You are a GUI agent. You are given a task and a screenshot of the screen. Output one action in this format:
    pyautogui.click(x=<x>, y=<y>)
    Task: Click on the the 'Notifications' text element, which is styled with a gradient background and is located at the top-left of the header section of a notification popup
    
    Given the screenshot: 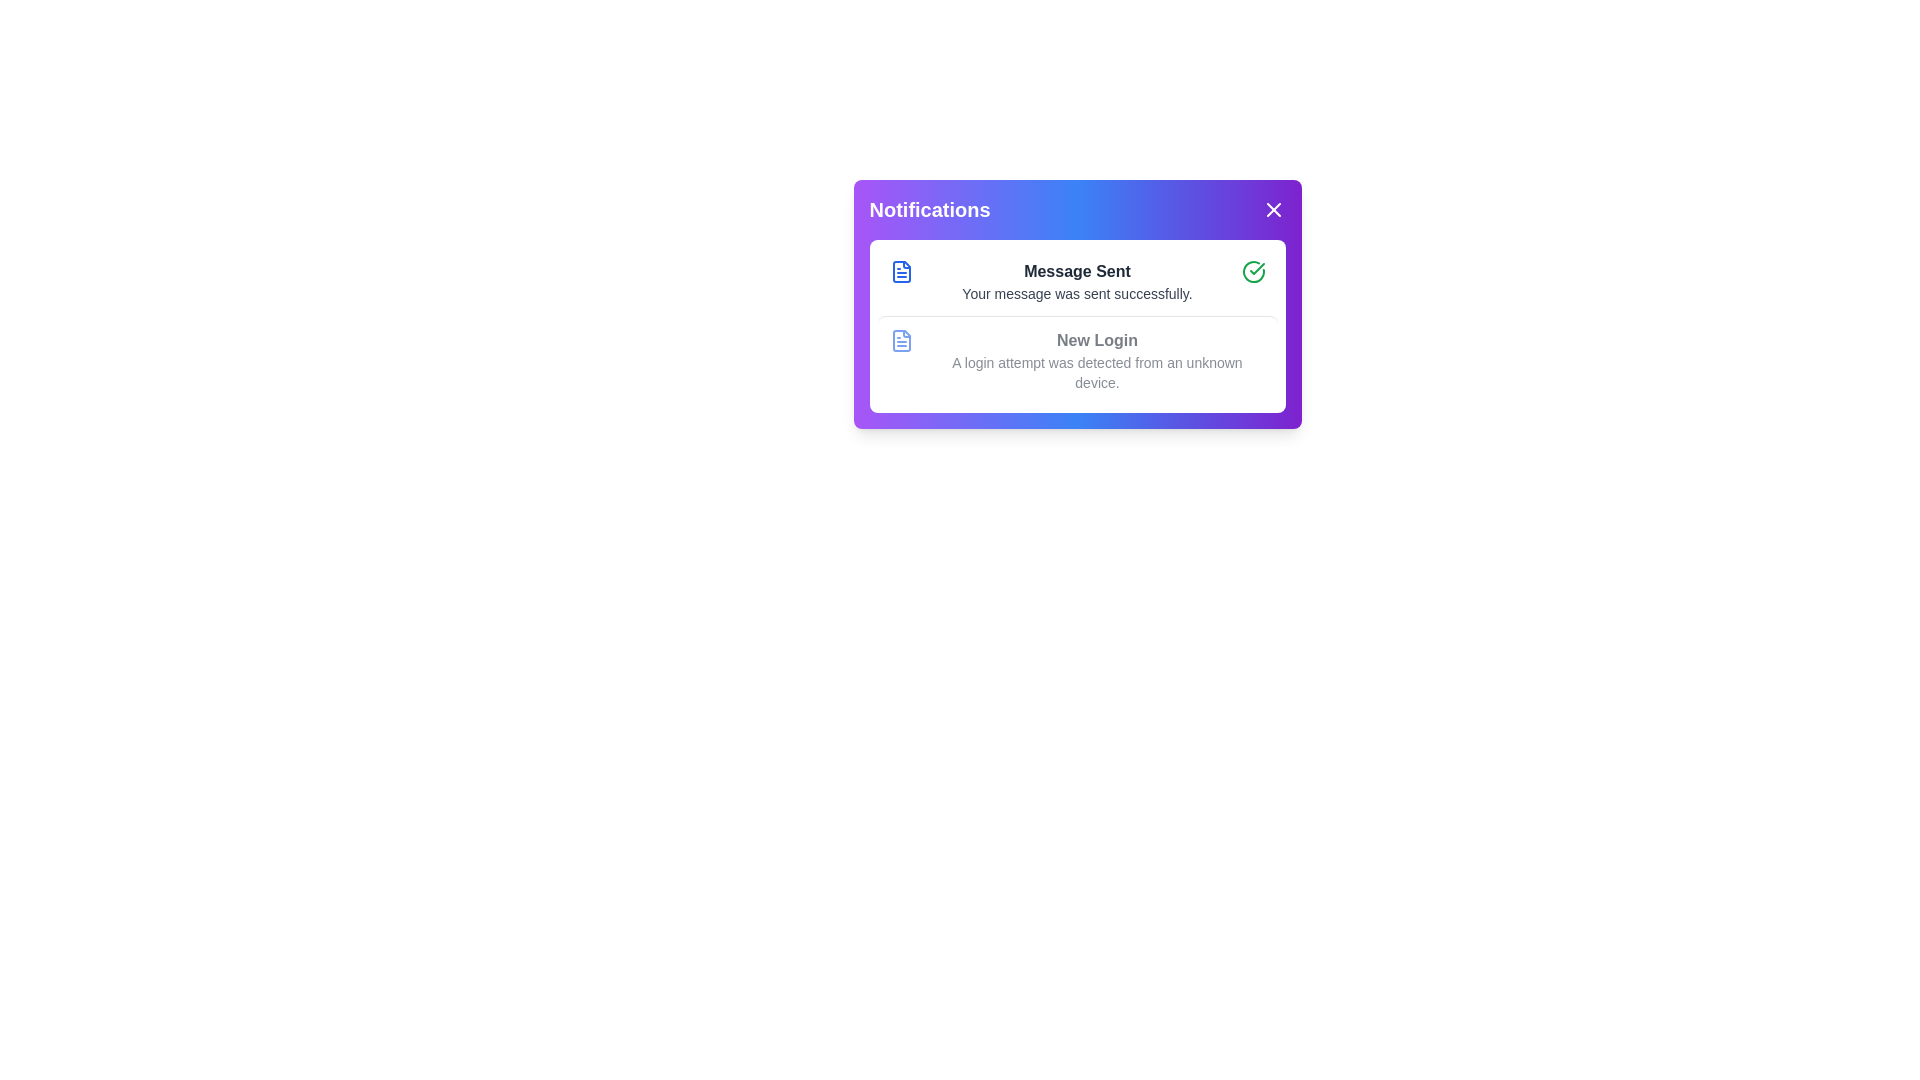 What is the action you would take?
    pyautogui.click(x=929, y=209)
    